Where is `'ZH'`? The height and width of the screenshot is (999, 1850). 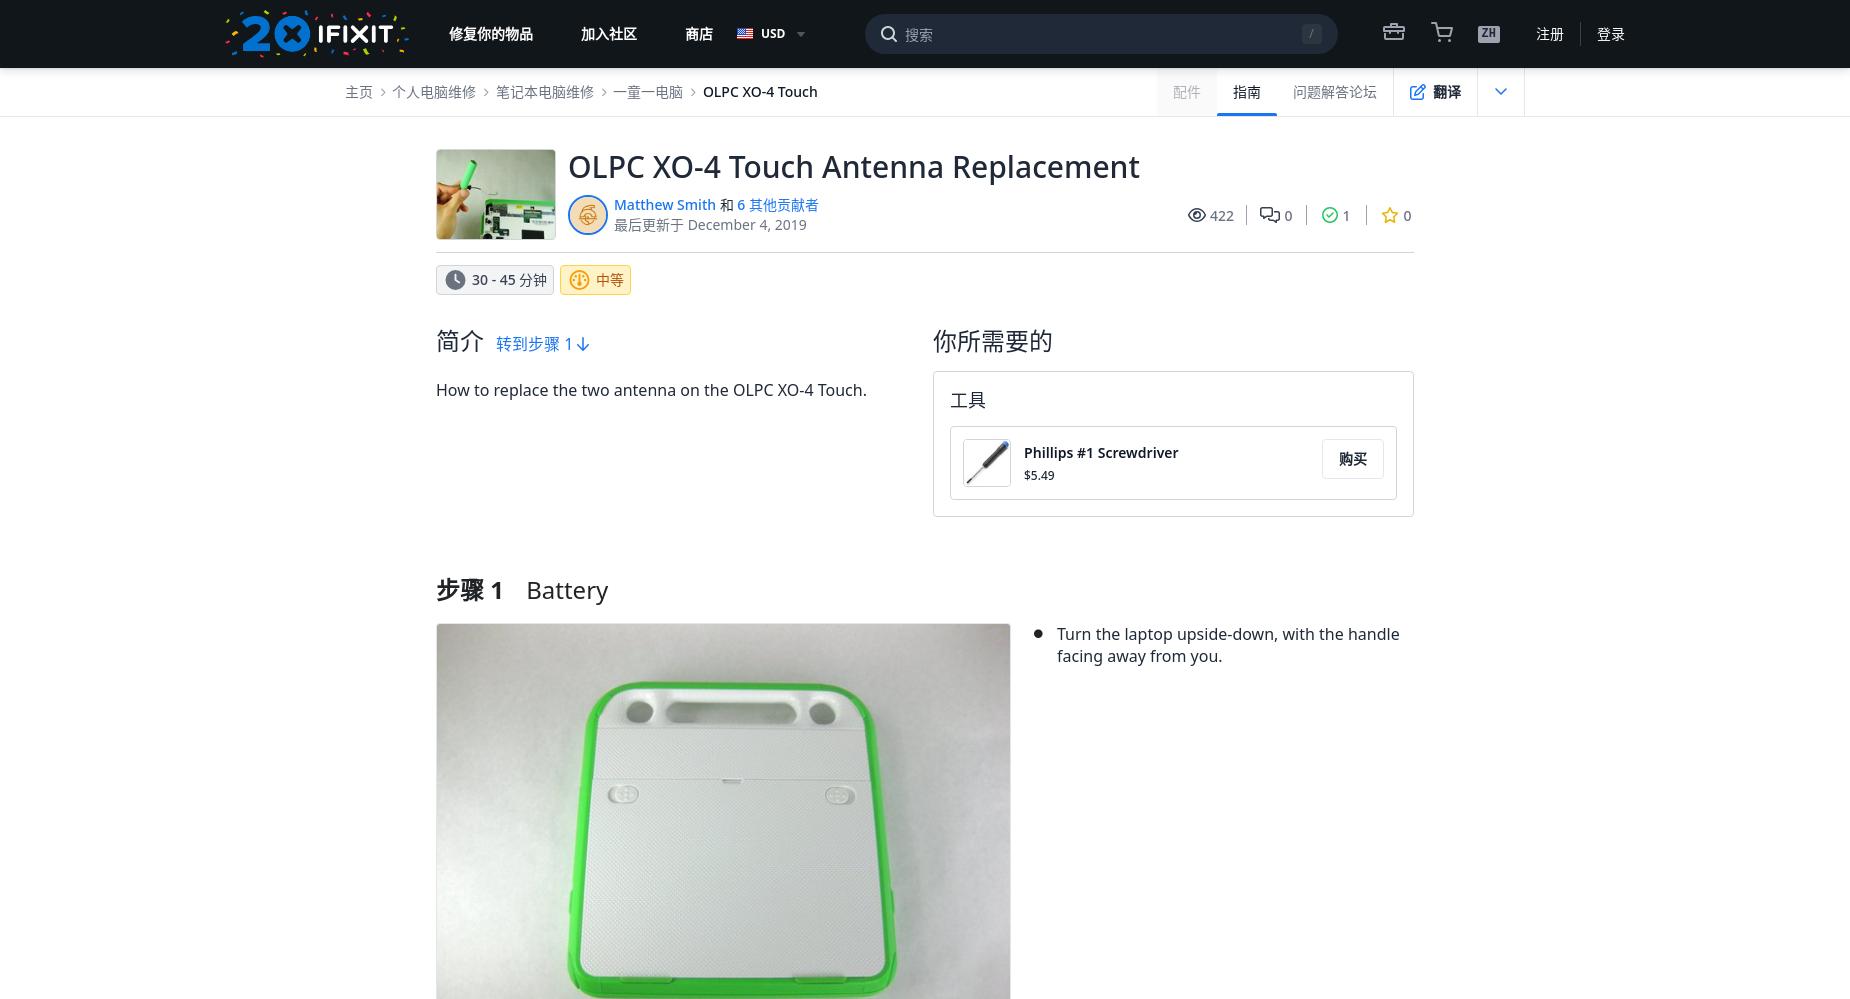 'ZH' is located at coordinates (1488, 32).